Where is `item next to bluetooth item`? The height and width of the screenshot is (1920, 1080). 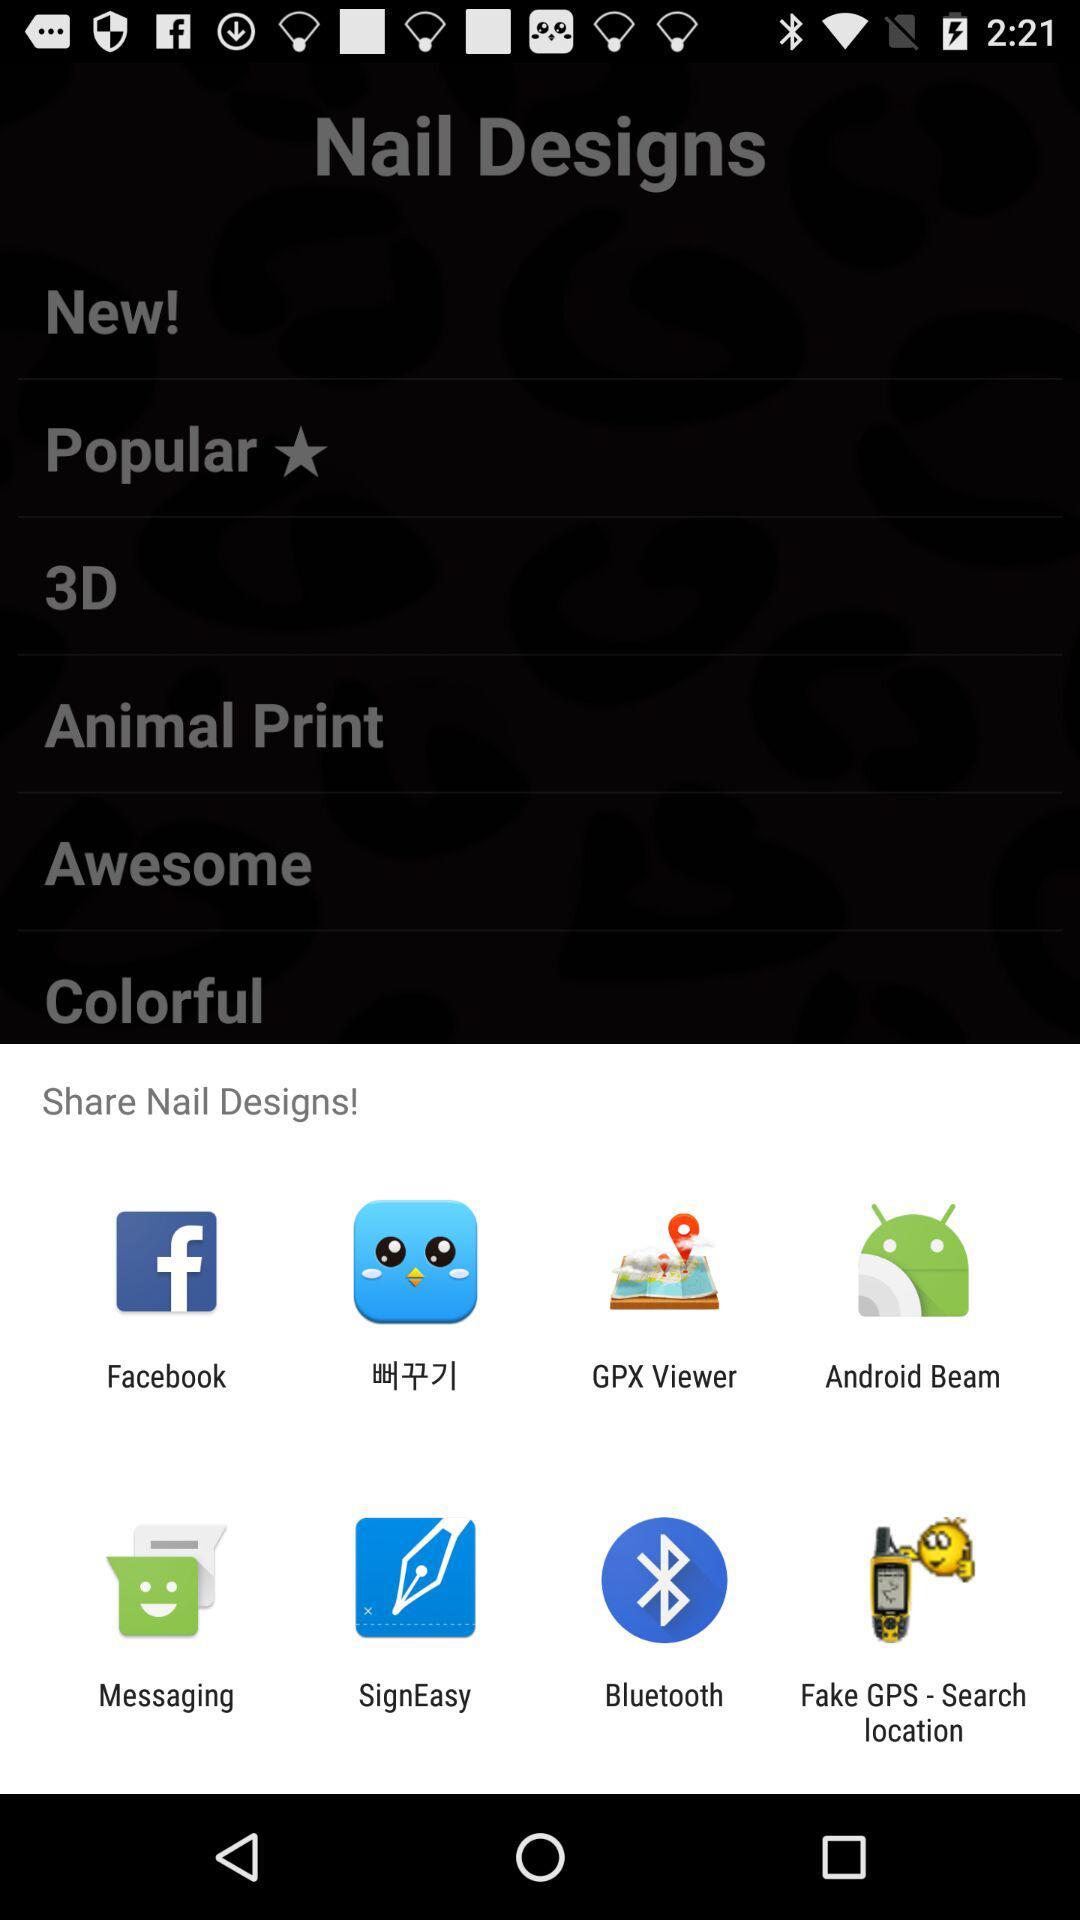 item next to bluetooth item is located at coordinates (414, 1711).